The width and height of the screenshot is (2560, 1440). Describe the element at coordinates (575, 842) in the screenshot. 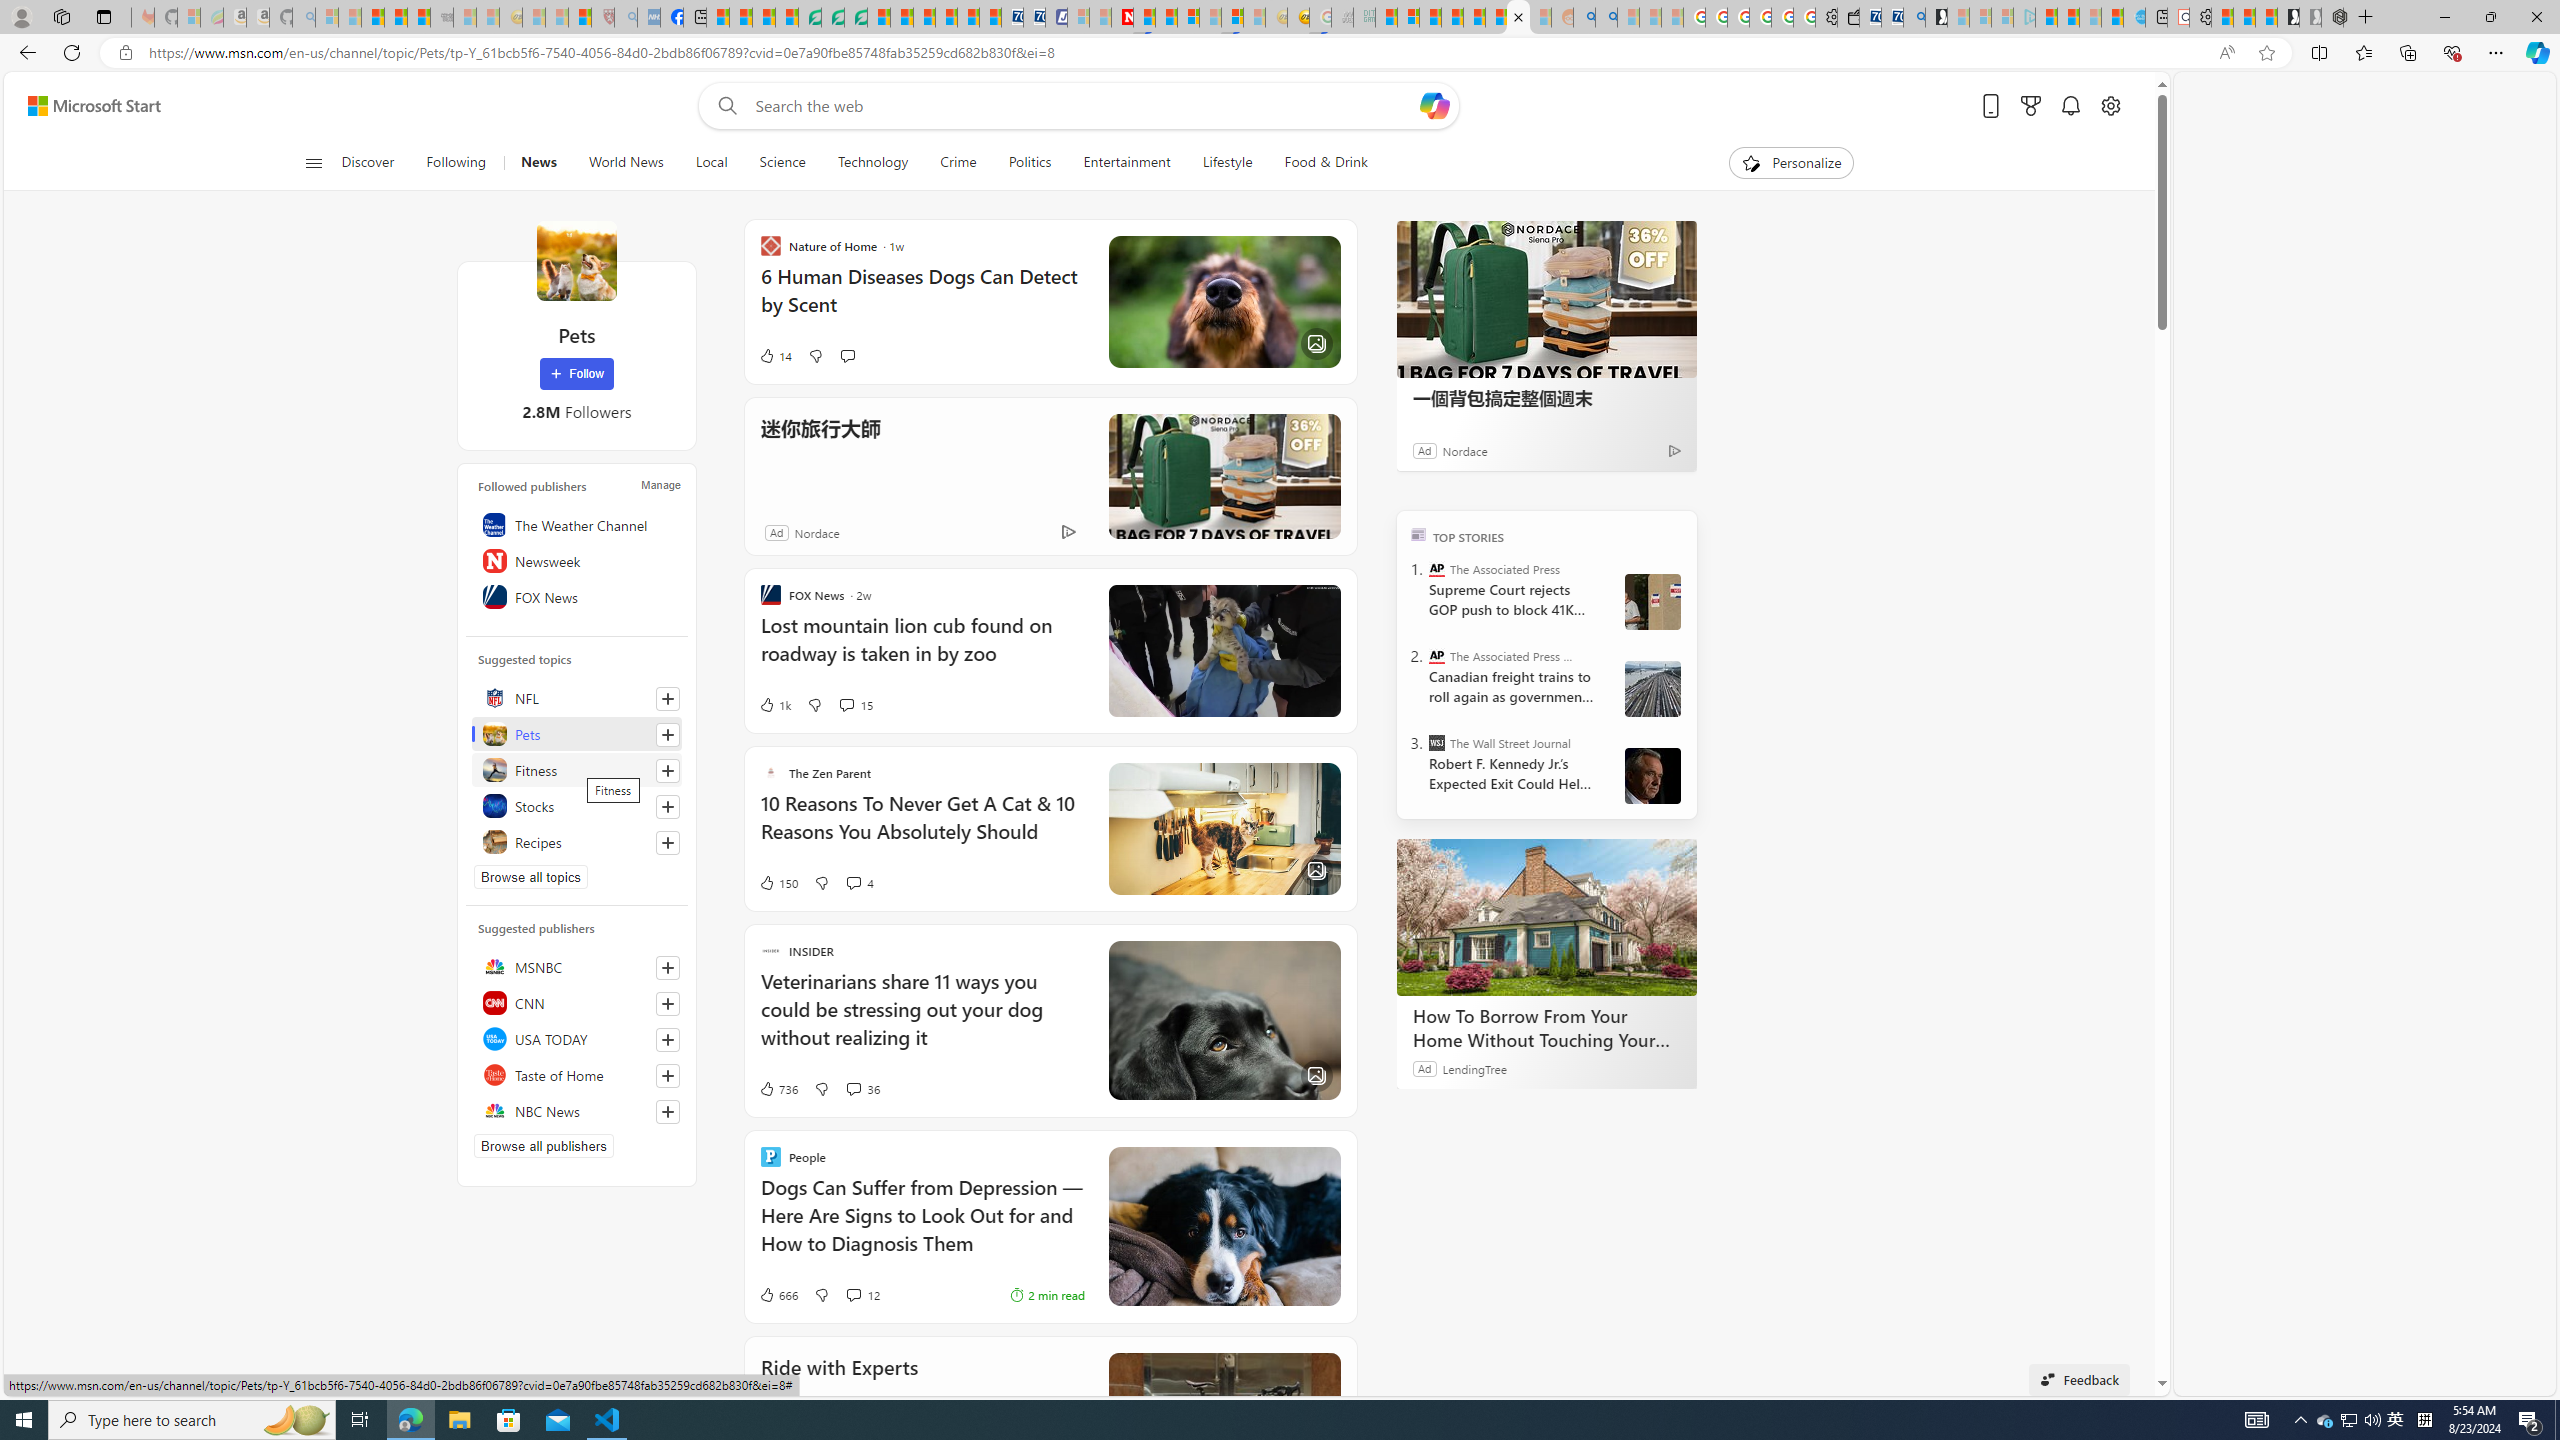

I see `'Recipes'` at that location.